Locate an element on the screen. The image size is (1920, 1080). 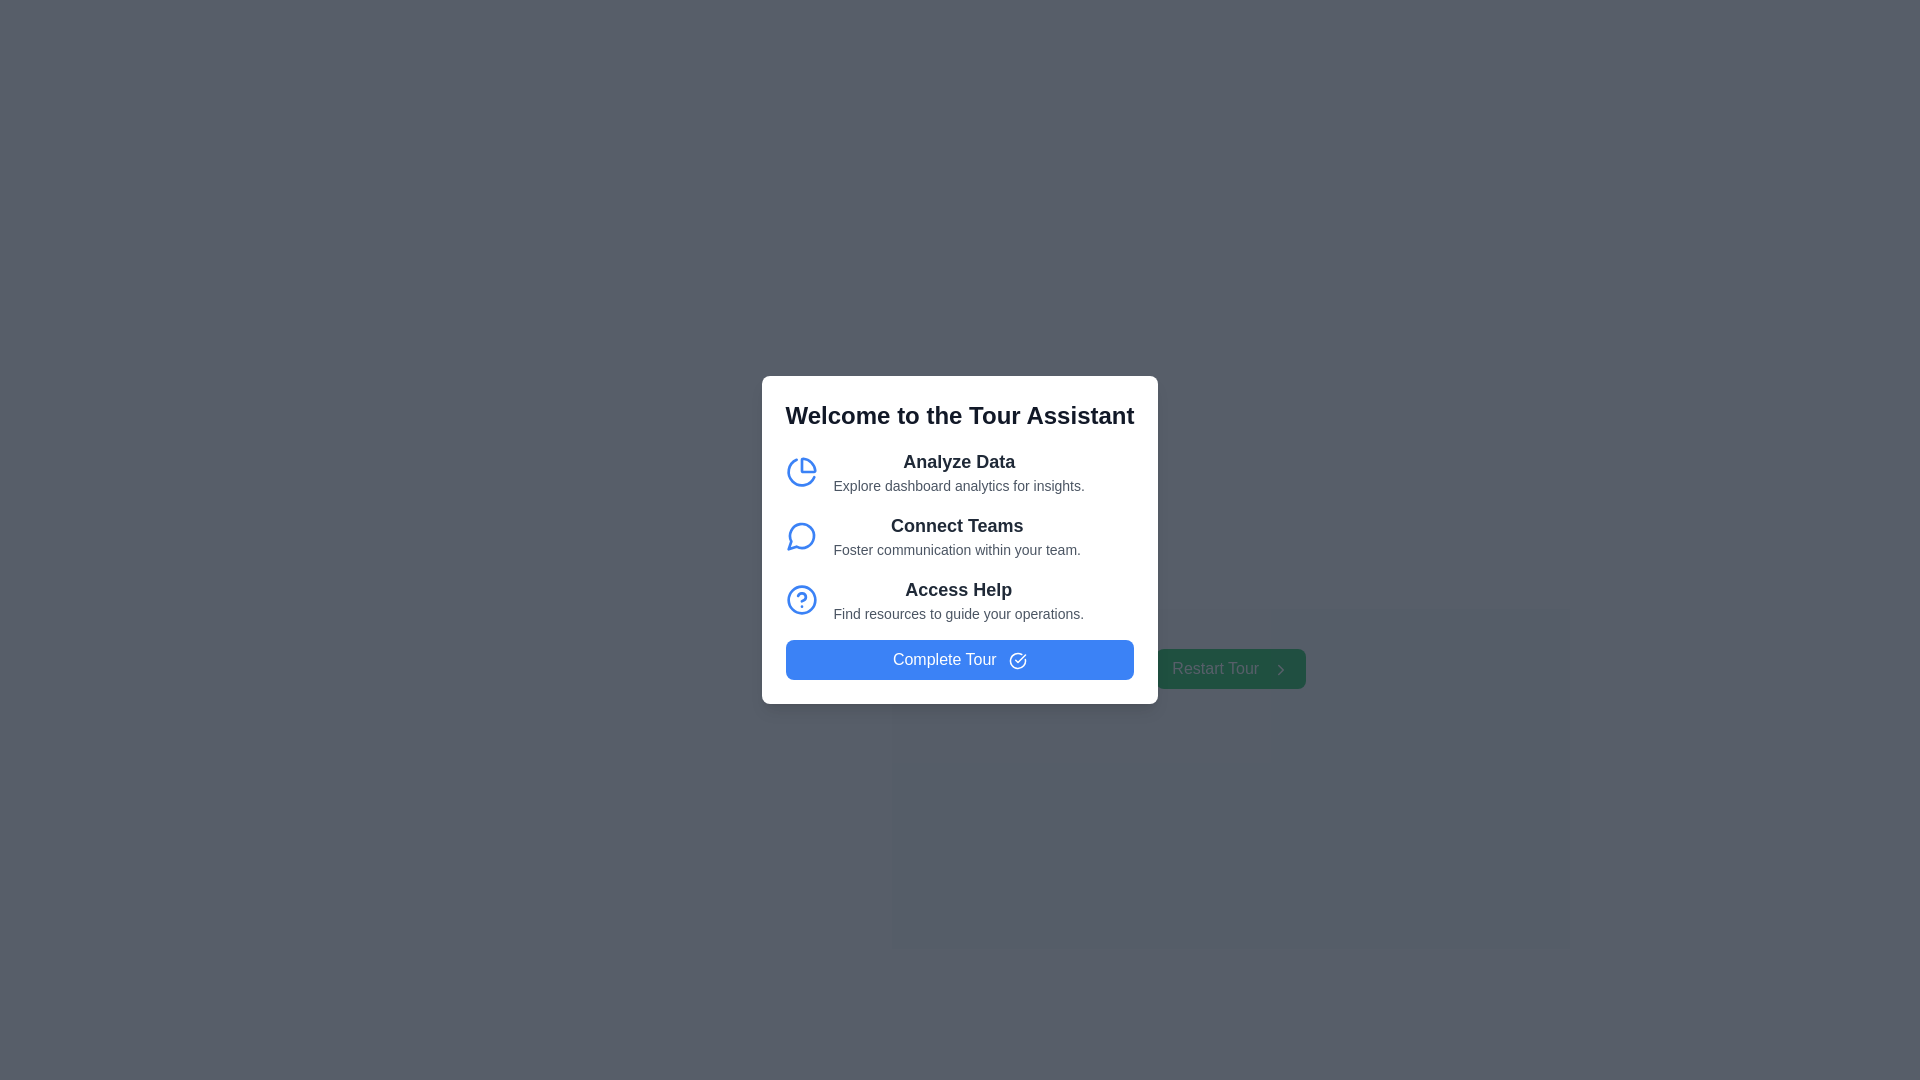
the Informational Card Item with the title 'Connect Teams' which features a blue speech balloon icon and a subtitle 'Foster communication within your team.' is located at coordinates (960, 535).